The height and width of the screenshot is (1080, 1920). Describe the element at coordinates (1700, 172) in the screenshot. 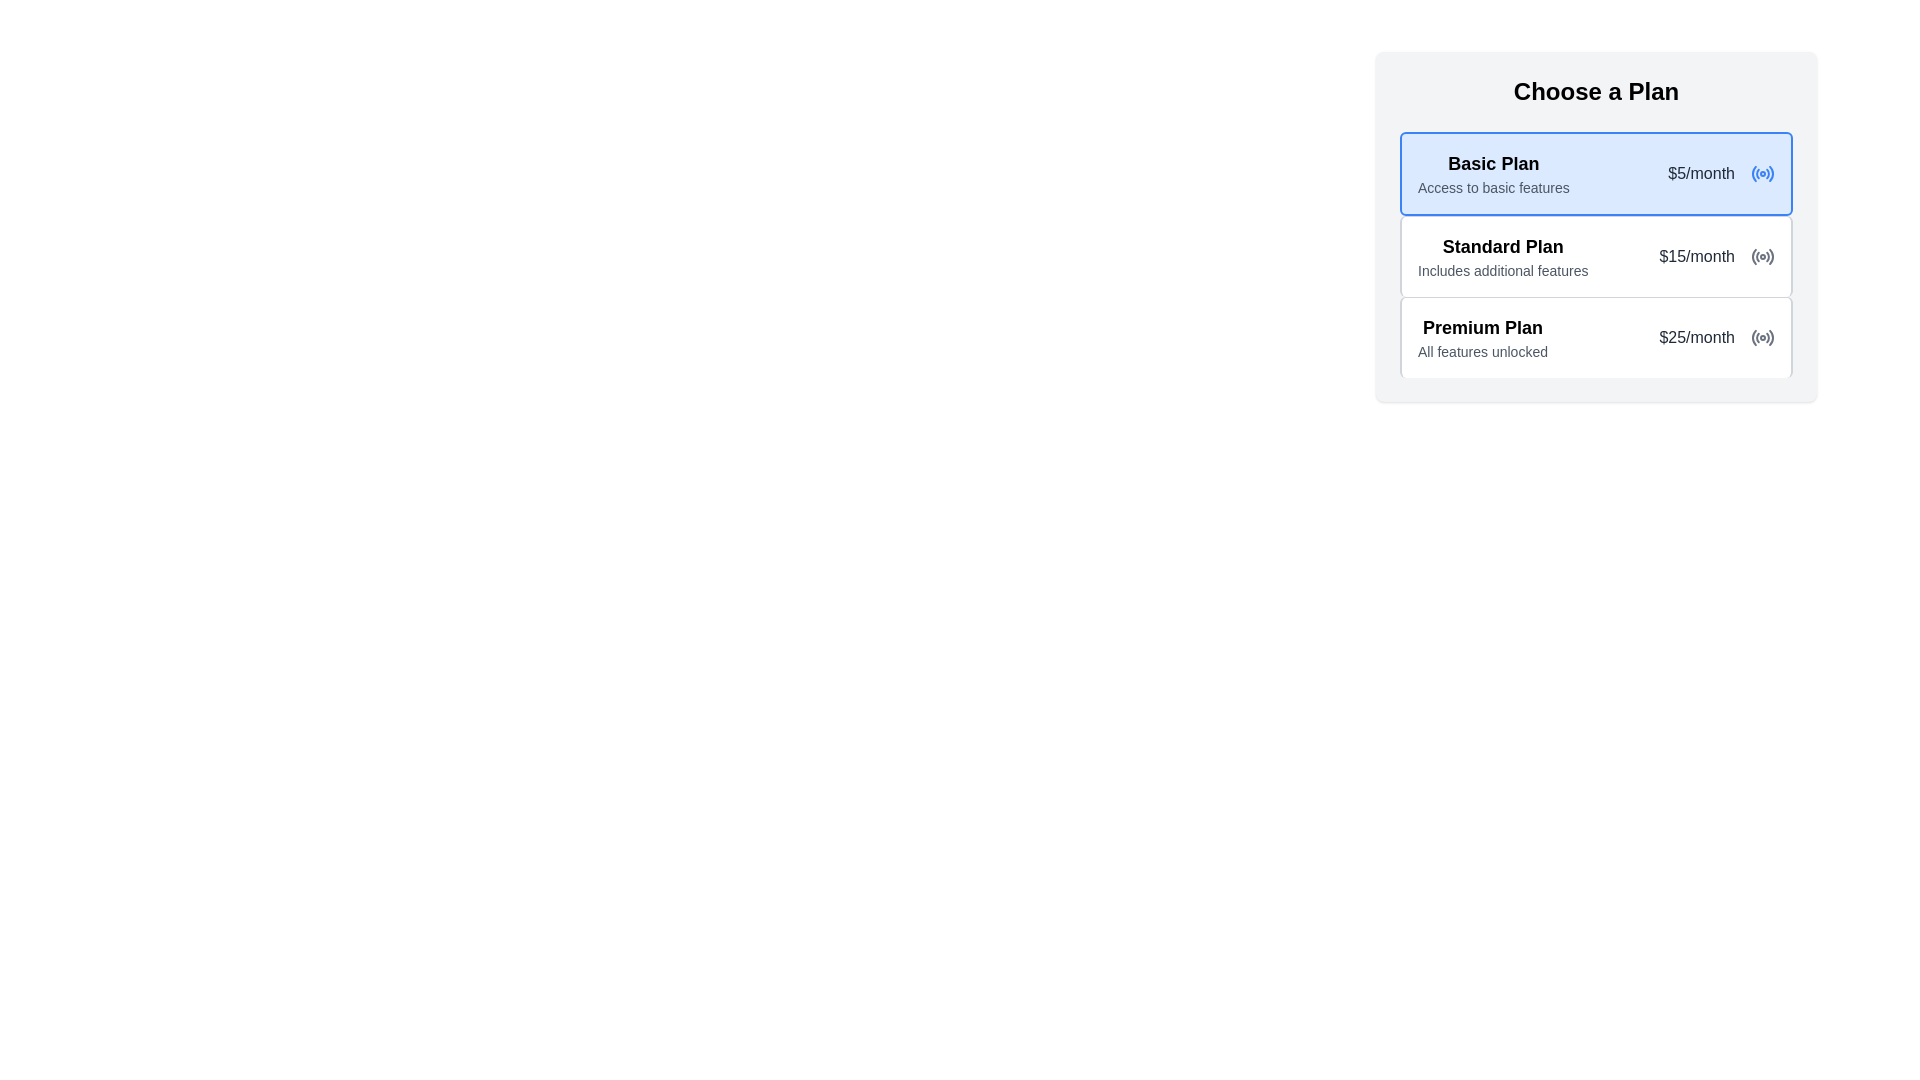

I see `text displayed in the text label showing '$5/month' which is adjacent to the 'Basic Plan' title in the 'Choose a Plan' section` at that location.